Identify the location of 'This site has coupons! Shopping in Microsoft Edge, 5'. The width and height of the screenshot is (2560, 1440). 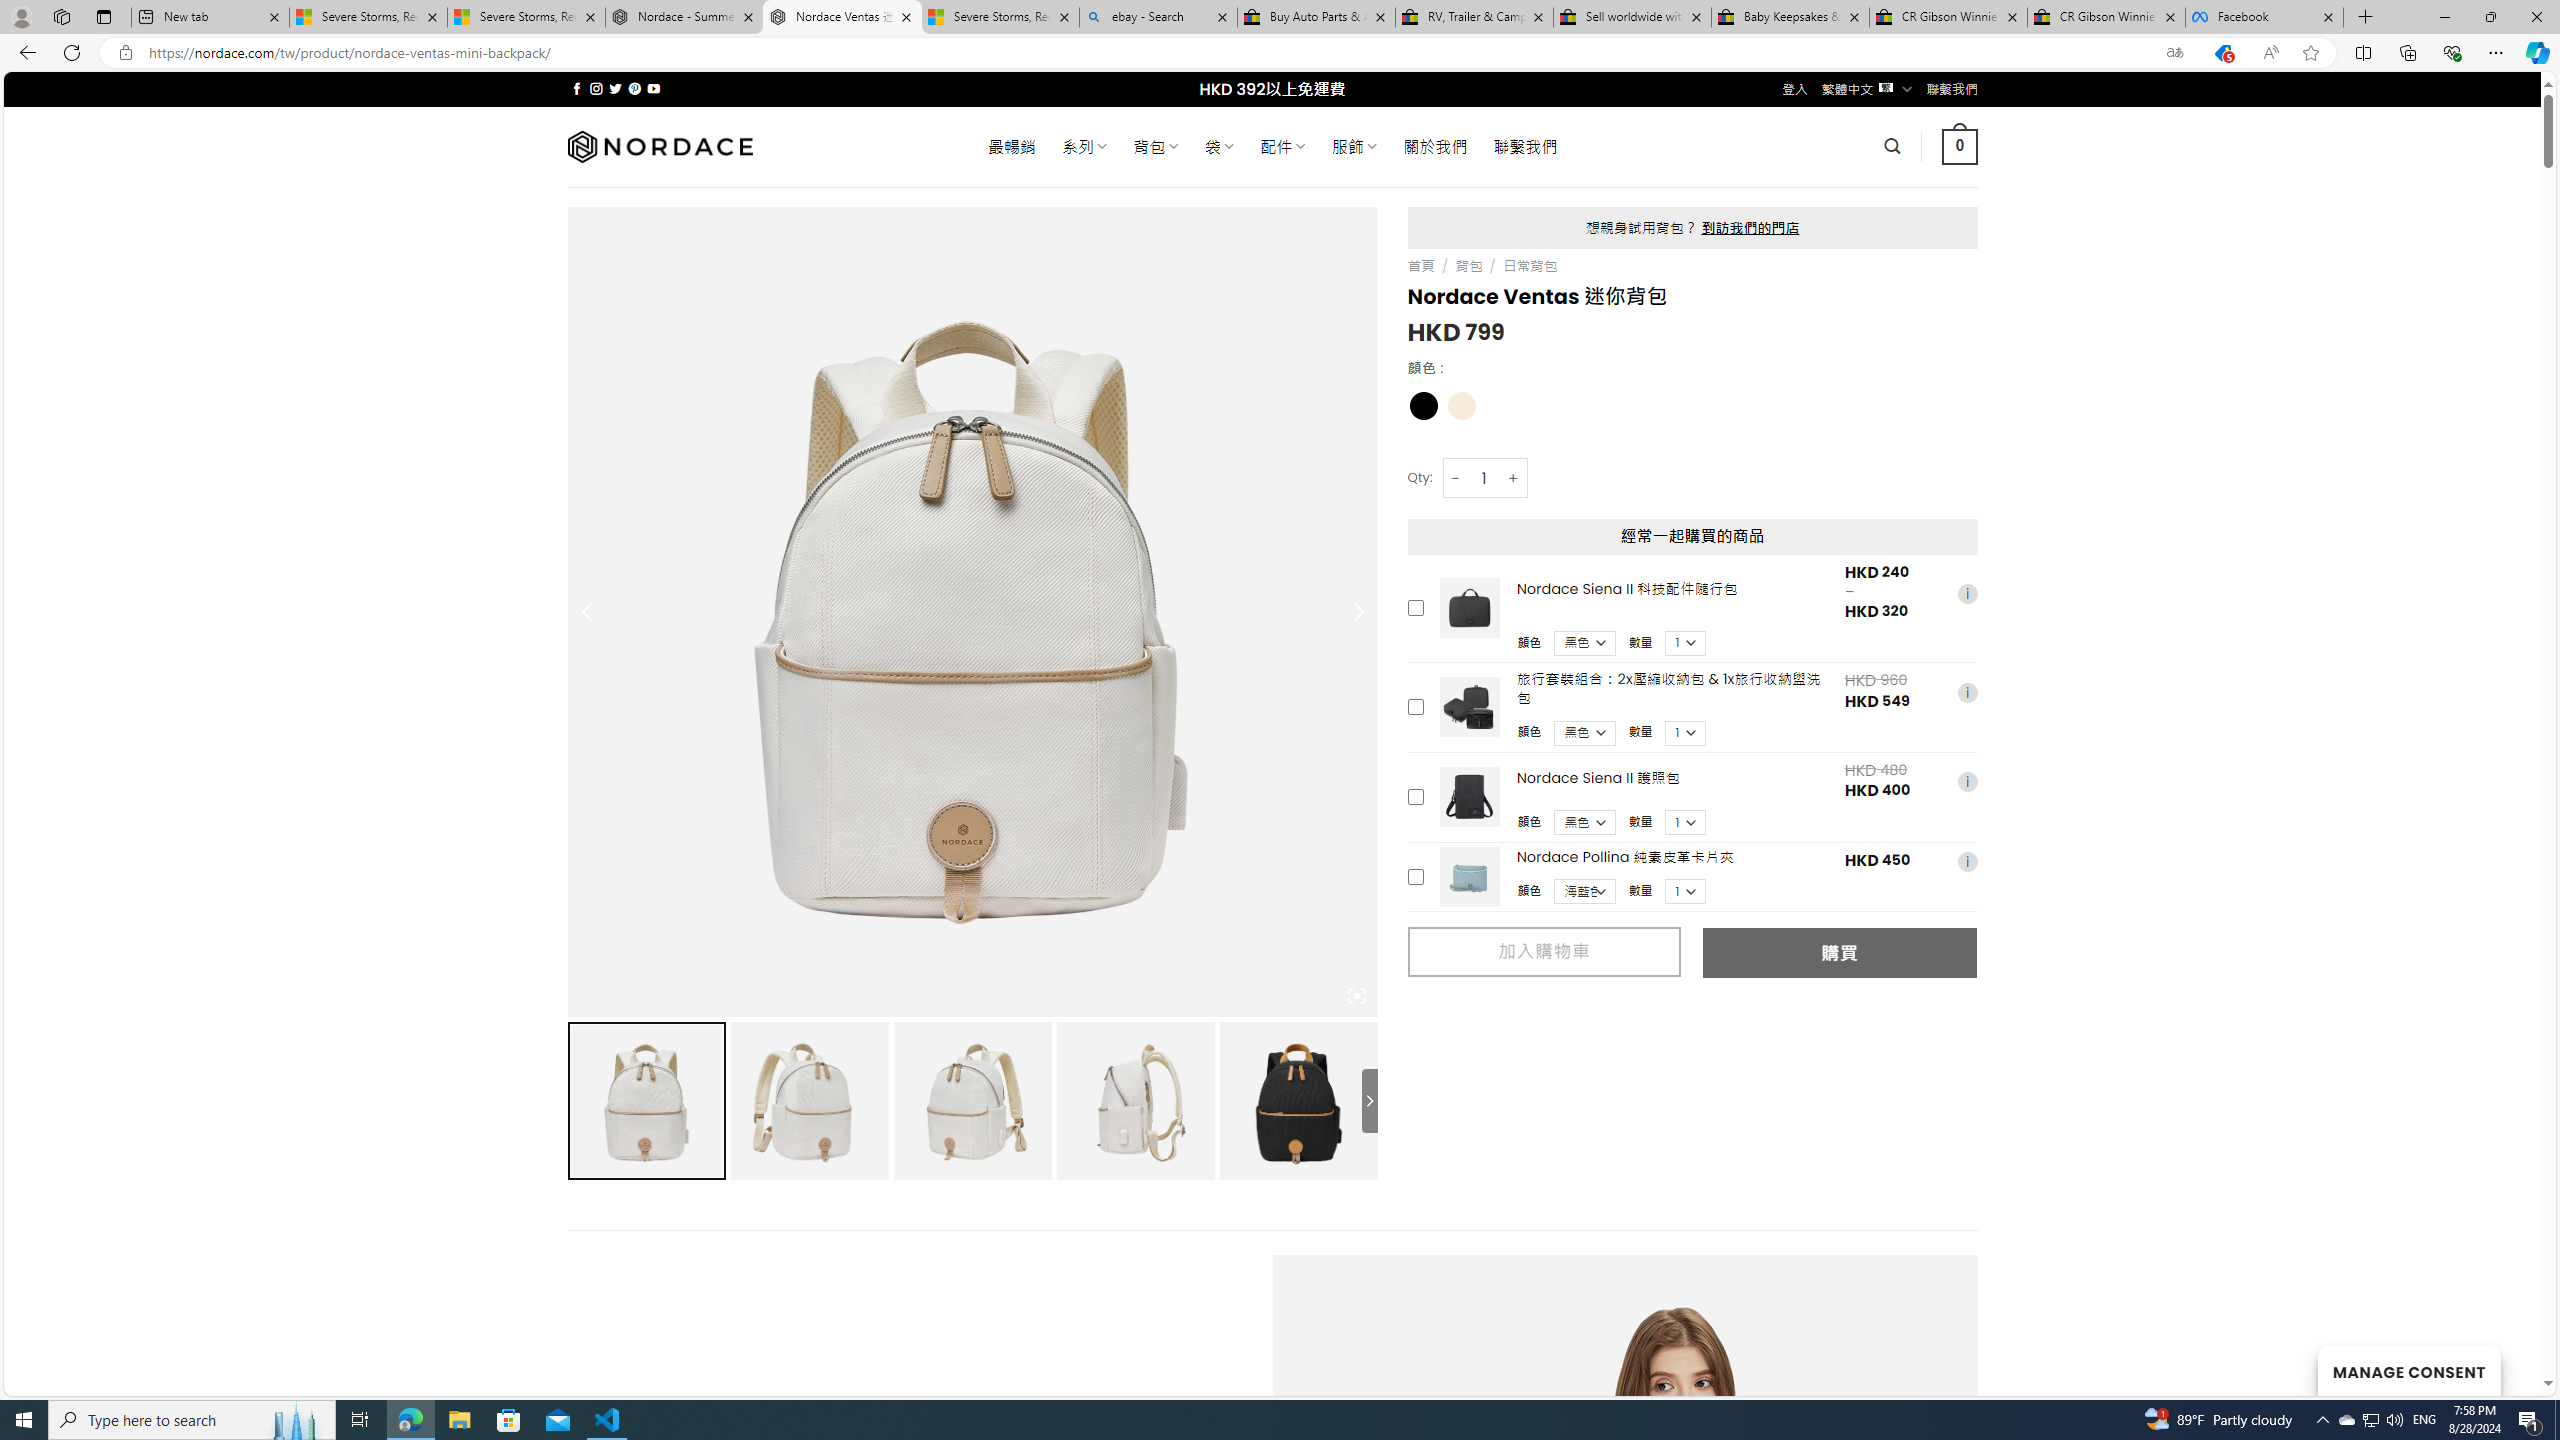
(2221, 53).